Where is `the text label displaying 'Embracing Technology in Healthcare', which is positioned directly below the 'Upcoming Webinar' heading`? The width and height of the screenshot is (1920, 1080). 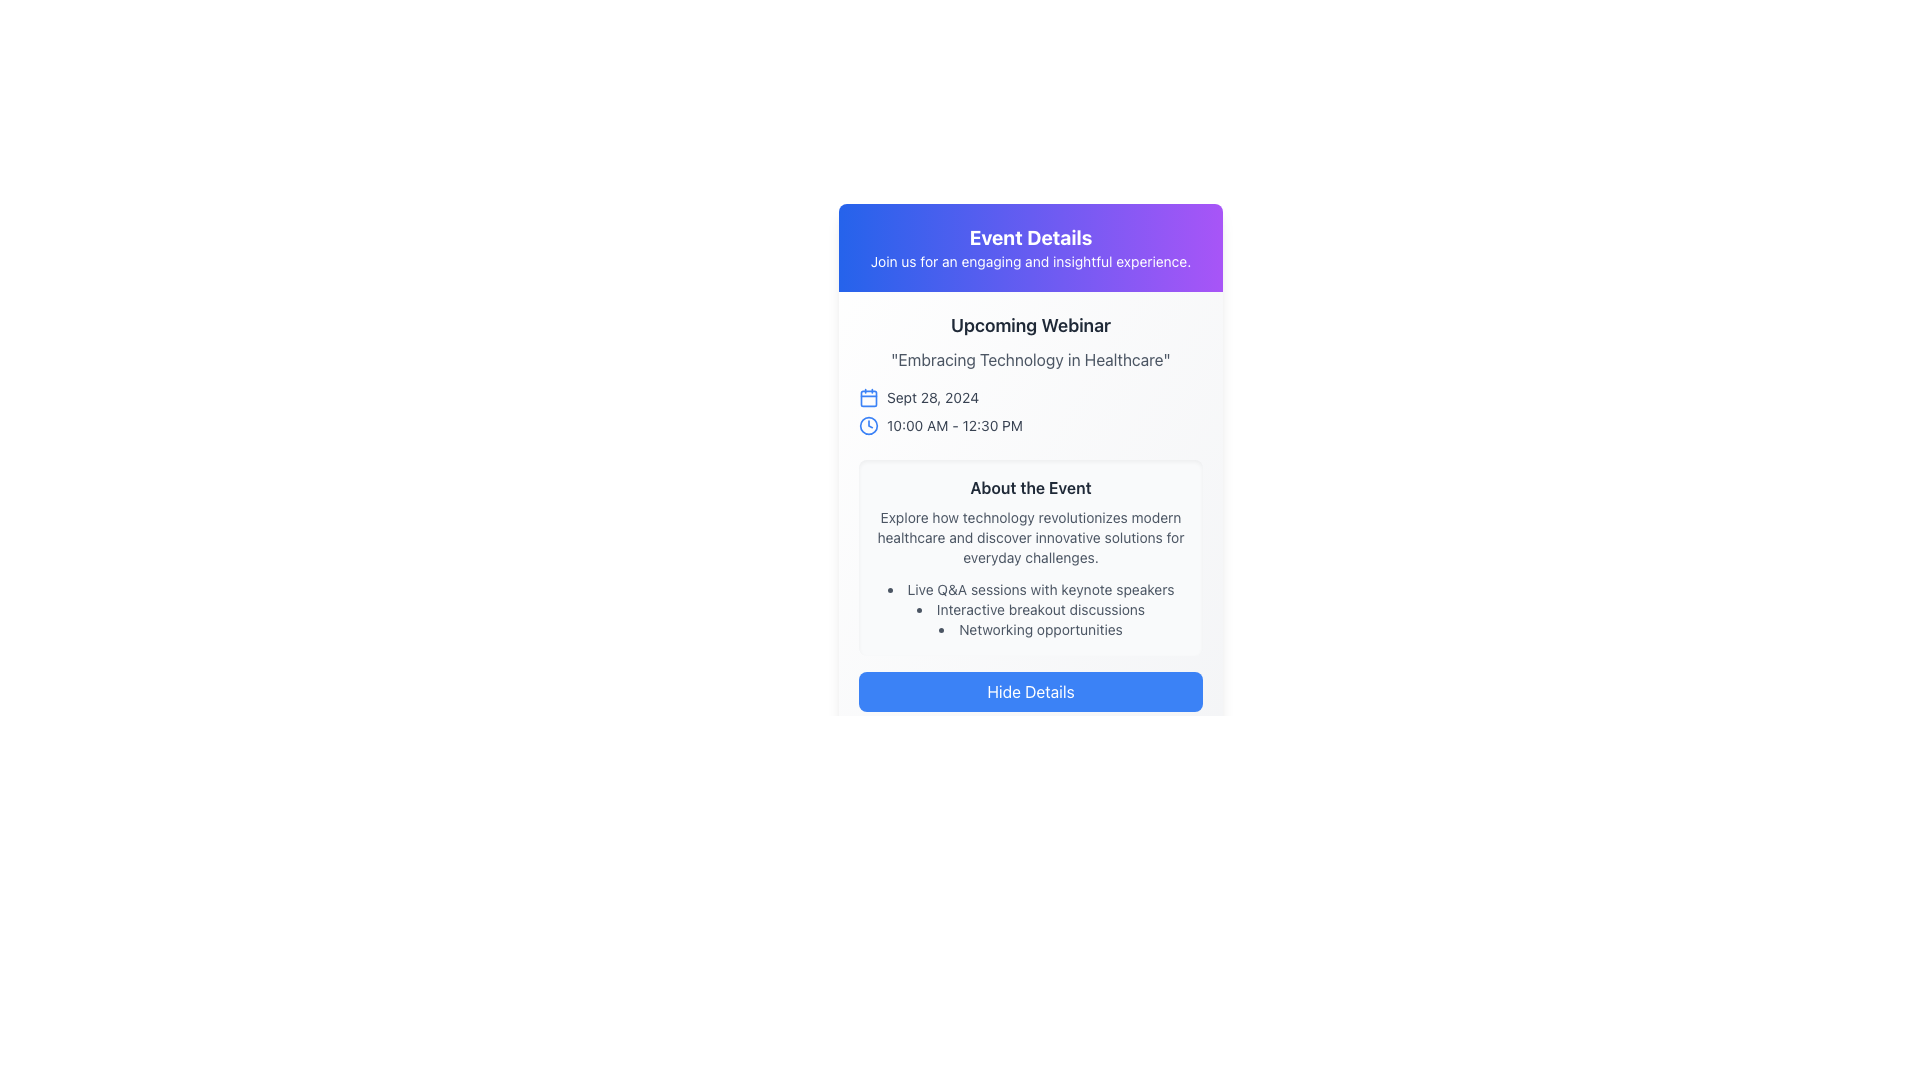
the text label displaying 'Embracing Technology in Healthcare', which is positioned directly below the 'Upcoming Webinar' heading is located at coordinates (1031, 358).